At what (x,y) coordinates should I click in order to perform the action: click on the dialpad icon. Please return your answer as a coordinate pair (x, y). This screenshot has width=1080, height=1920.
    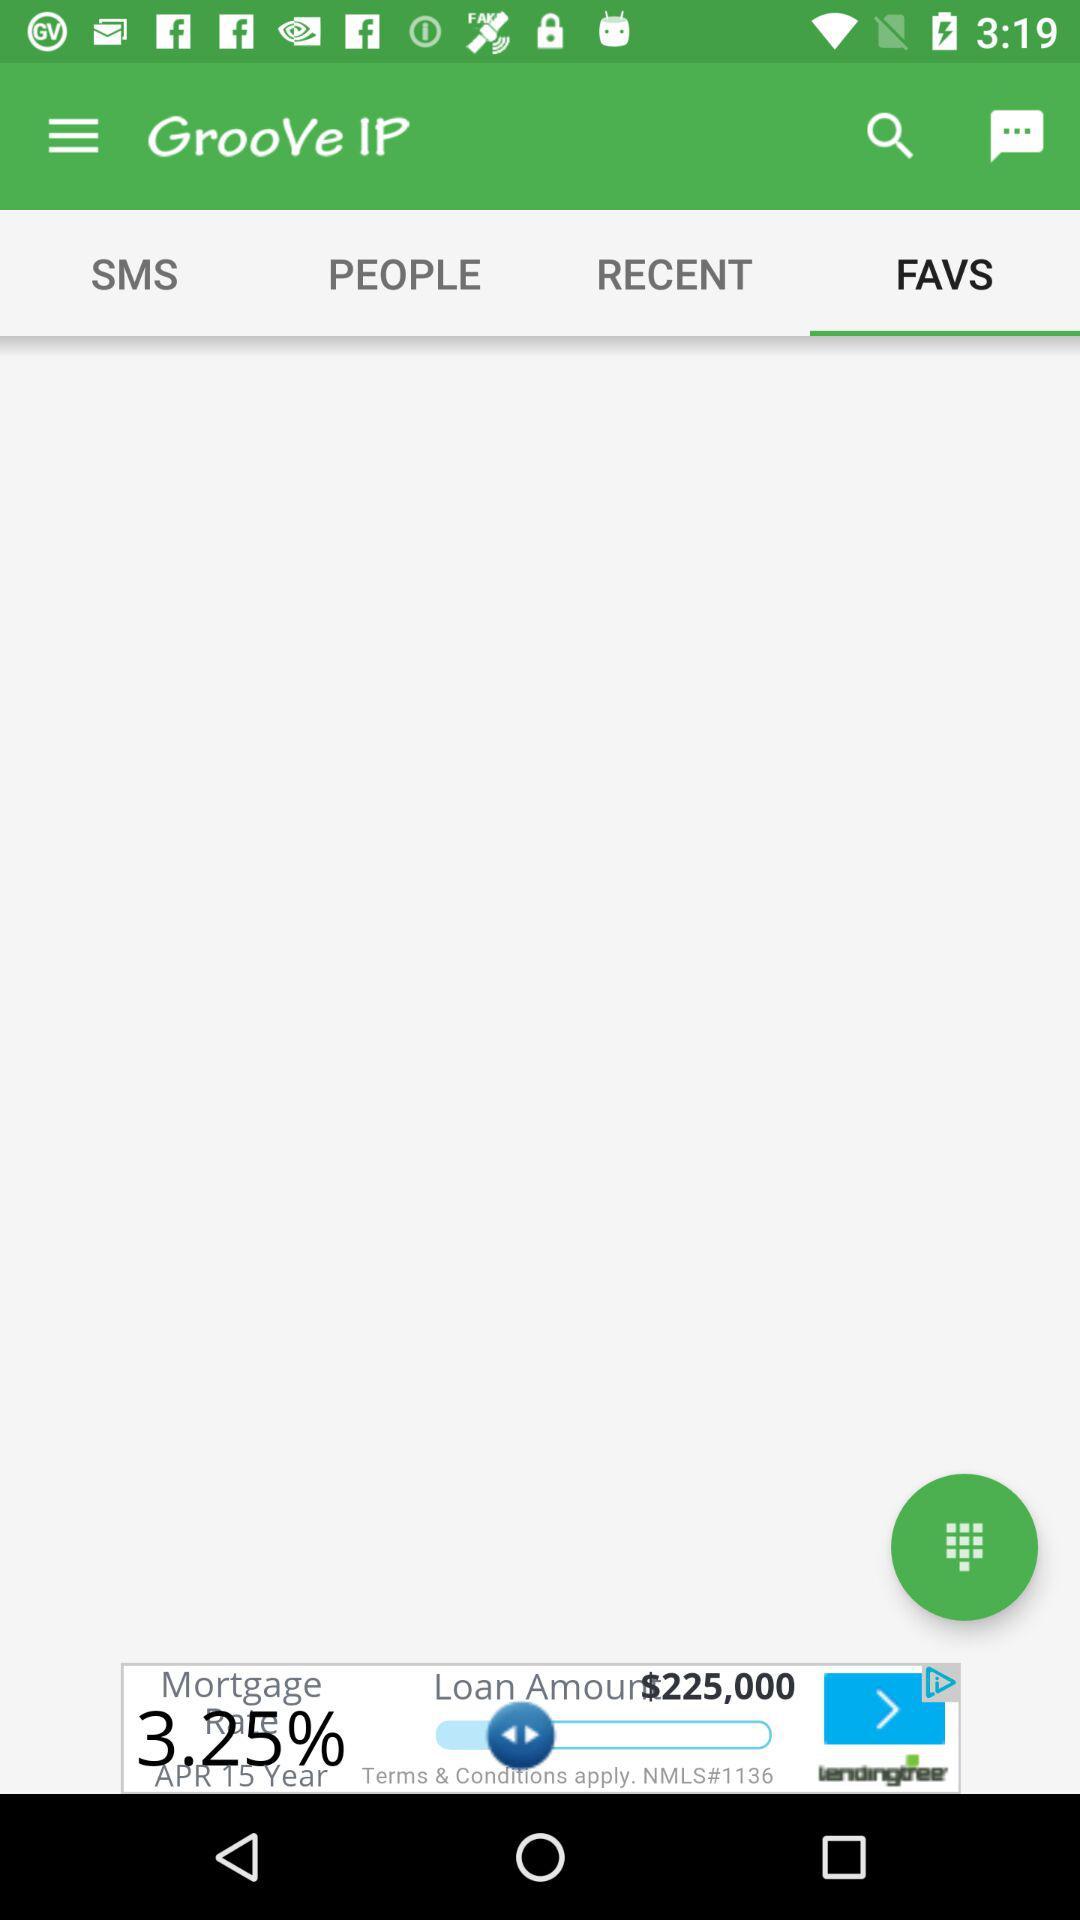
    Looking at the image, I should click on (963, 1546).